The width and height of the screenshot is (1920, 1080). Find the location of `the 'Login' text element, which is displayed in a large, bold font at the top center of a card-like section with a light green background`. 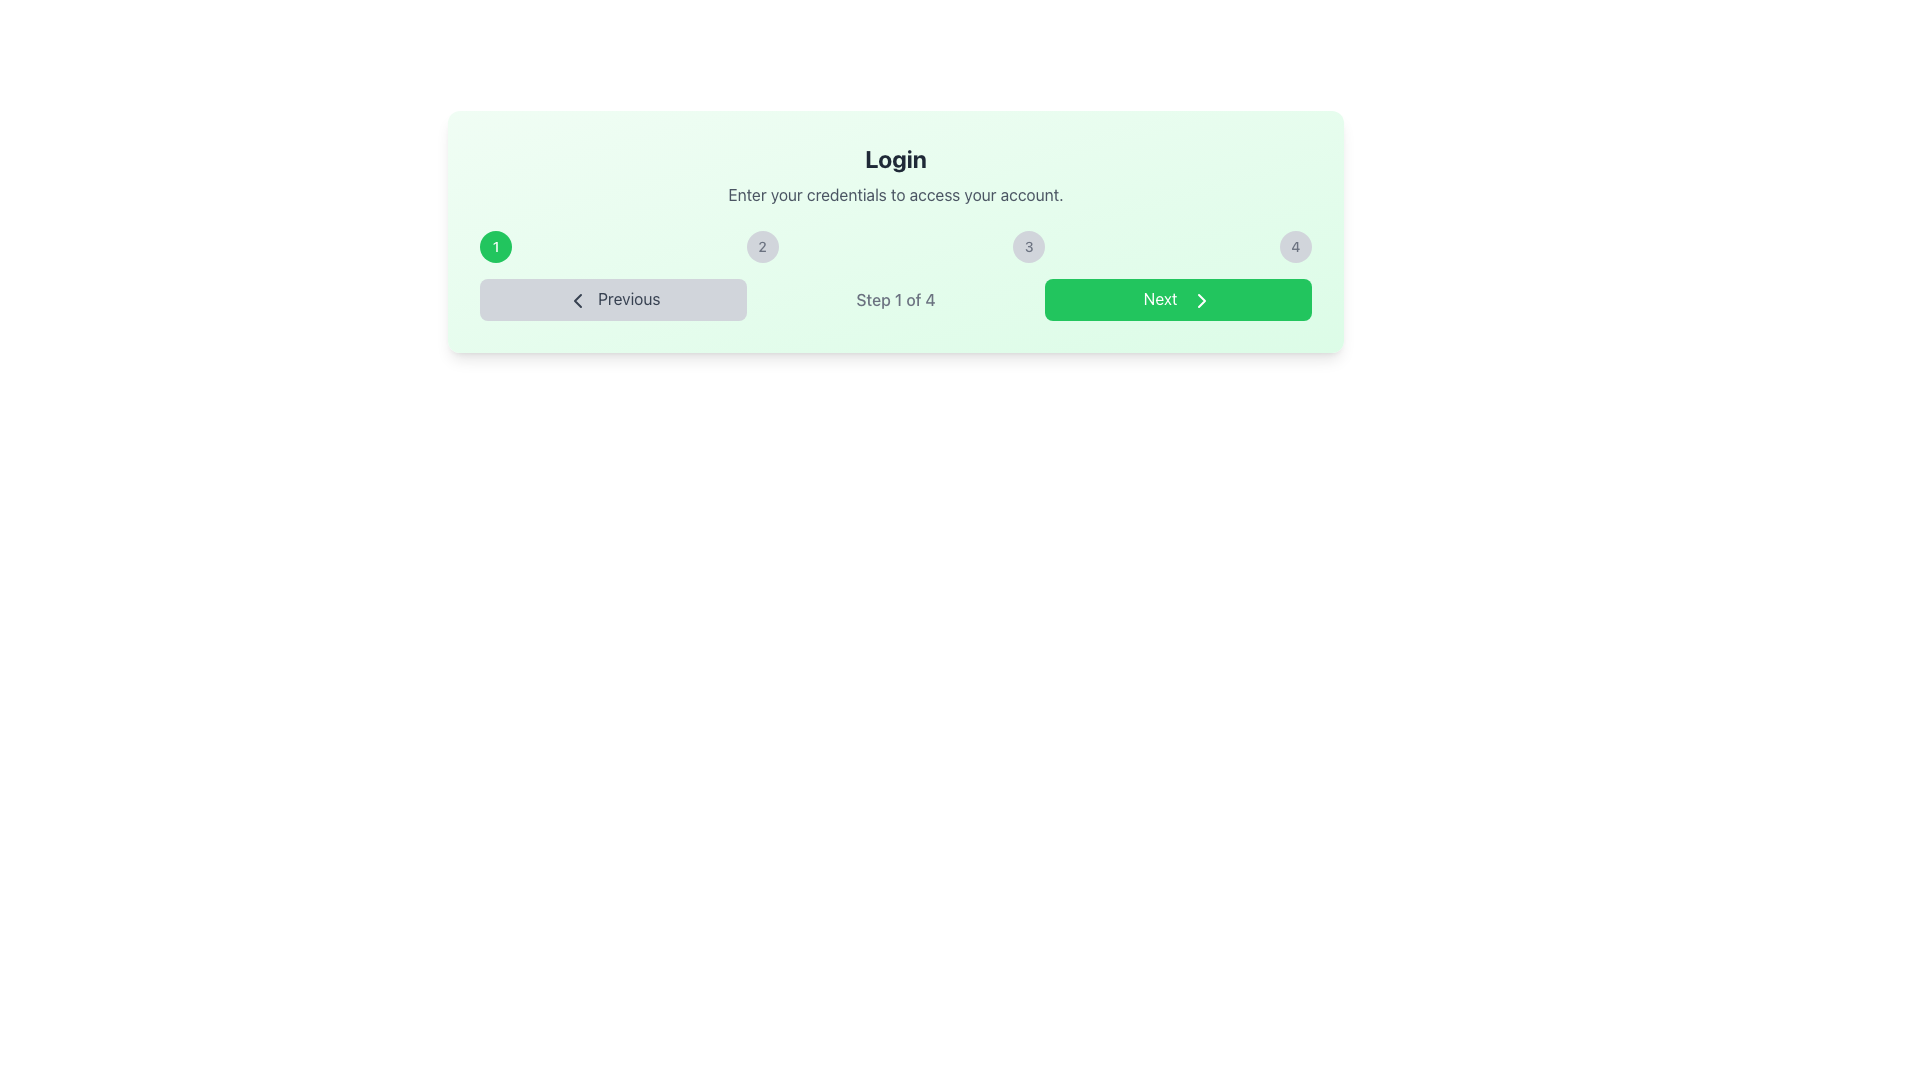

the 'Login' text element, which is displayed in a large, bold font at the top center of a card-like section with a light green background is located at coordinates (895, 157).